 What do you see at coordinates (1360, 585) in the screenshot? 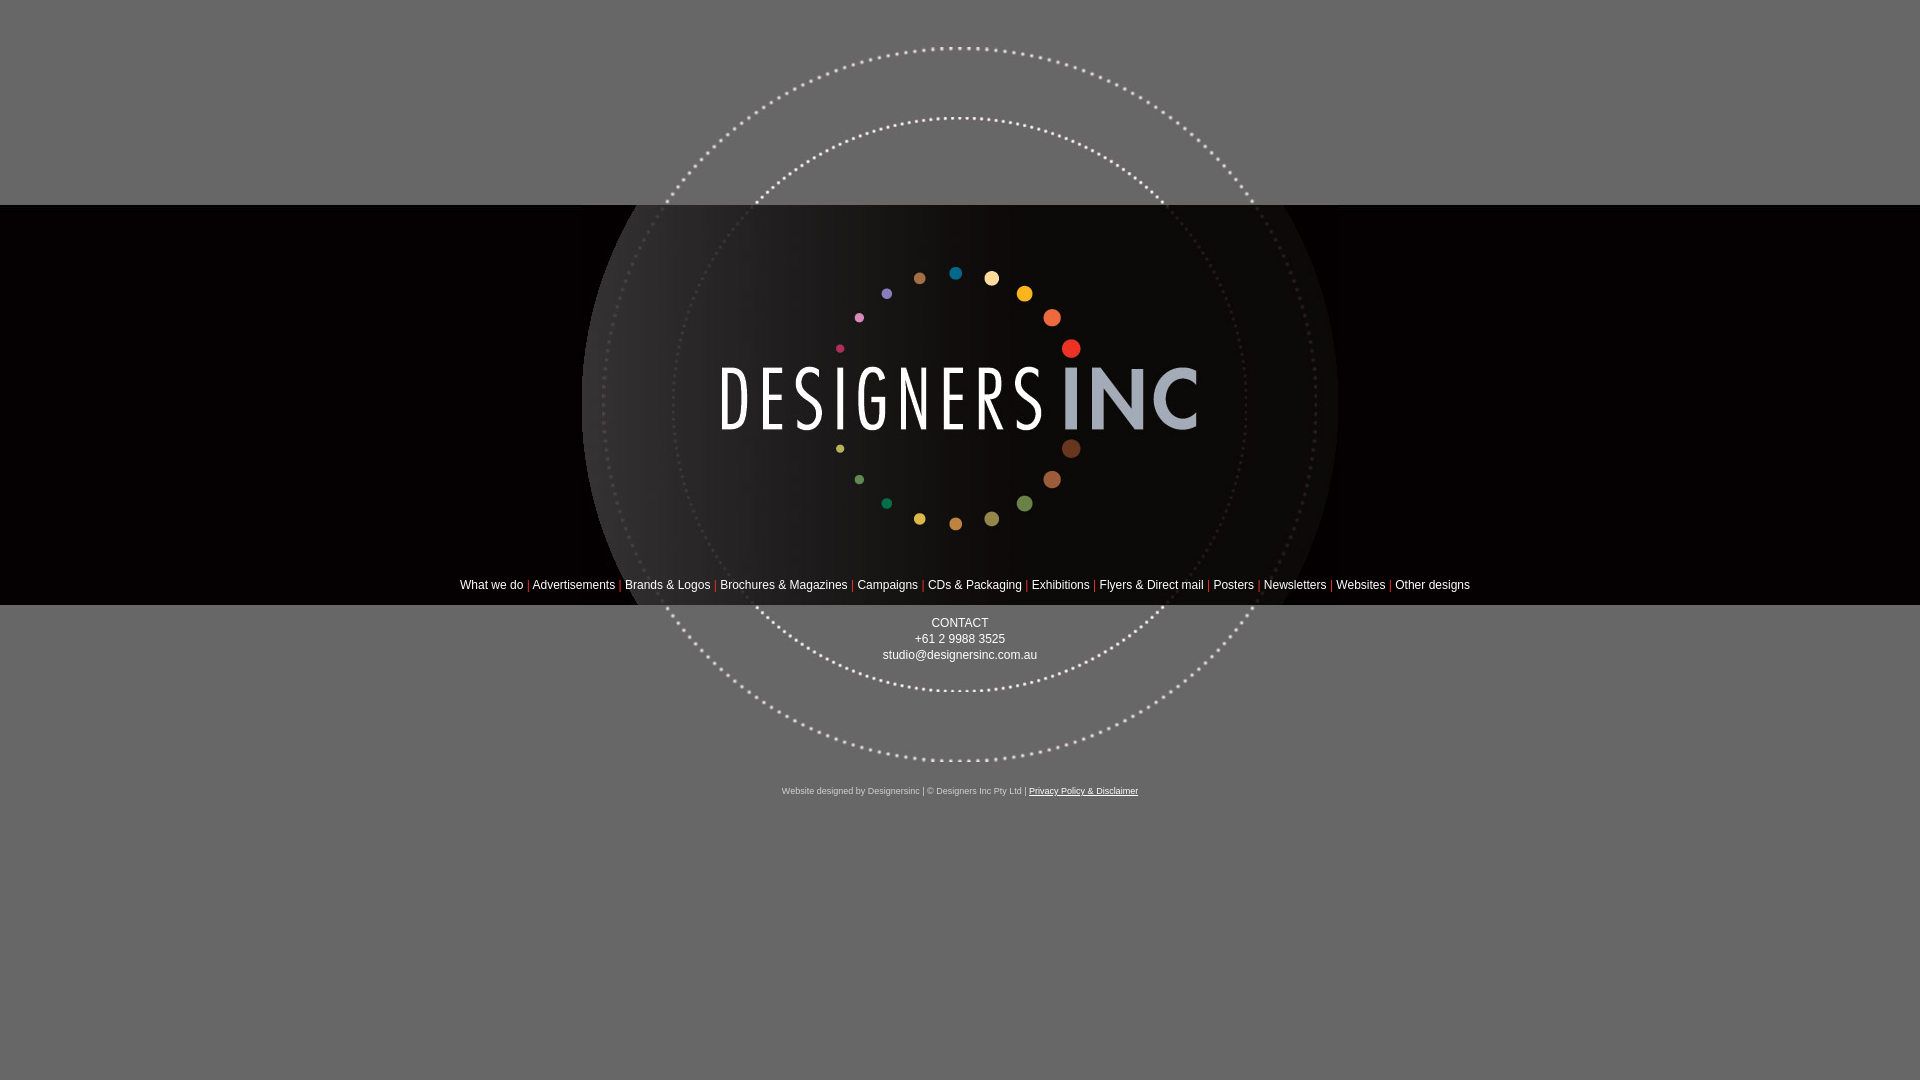
I see `'Websites'` at bounding box center [1360, 585].